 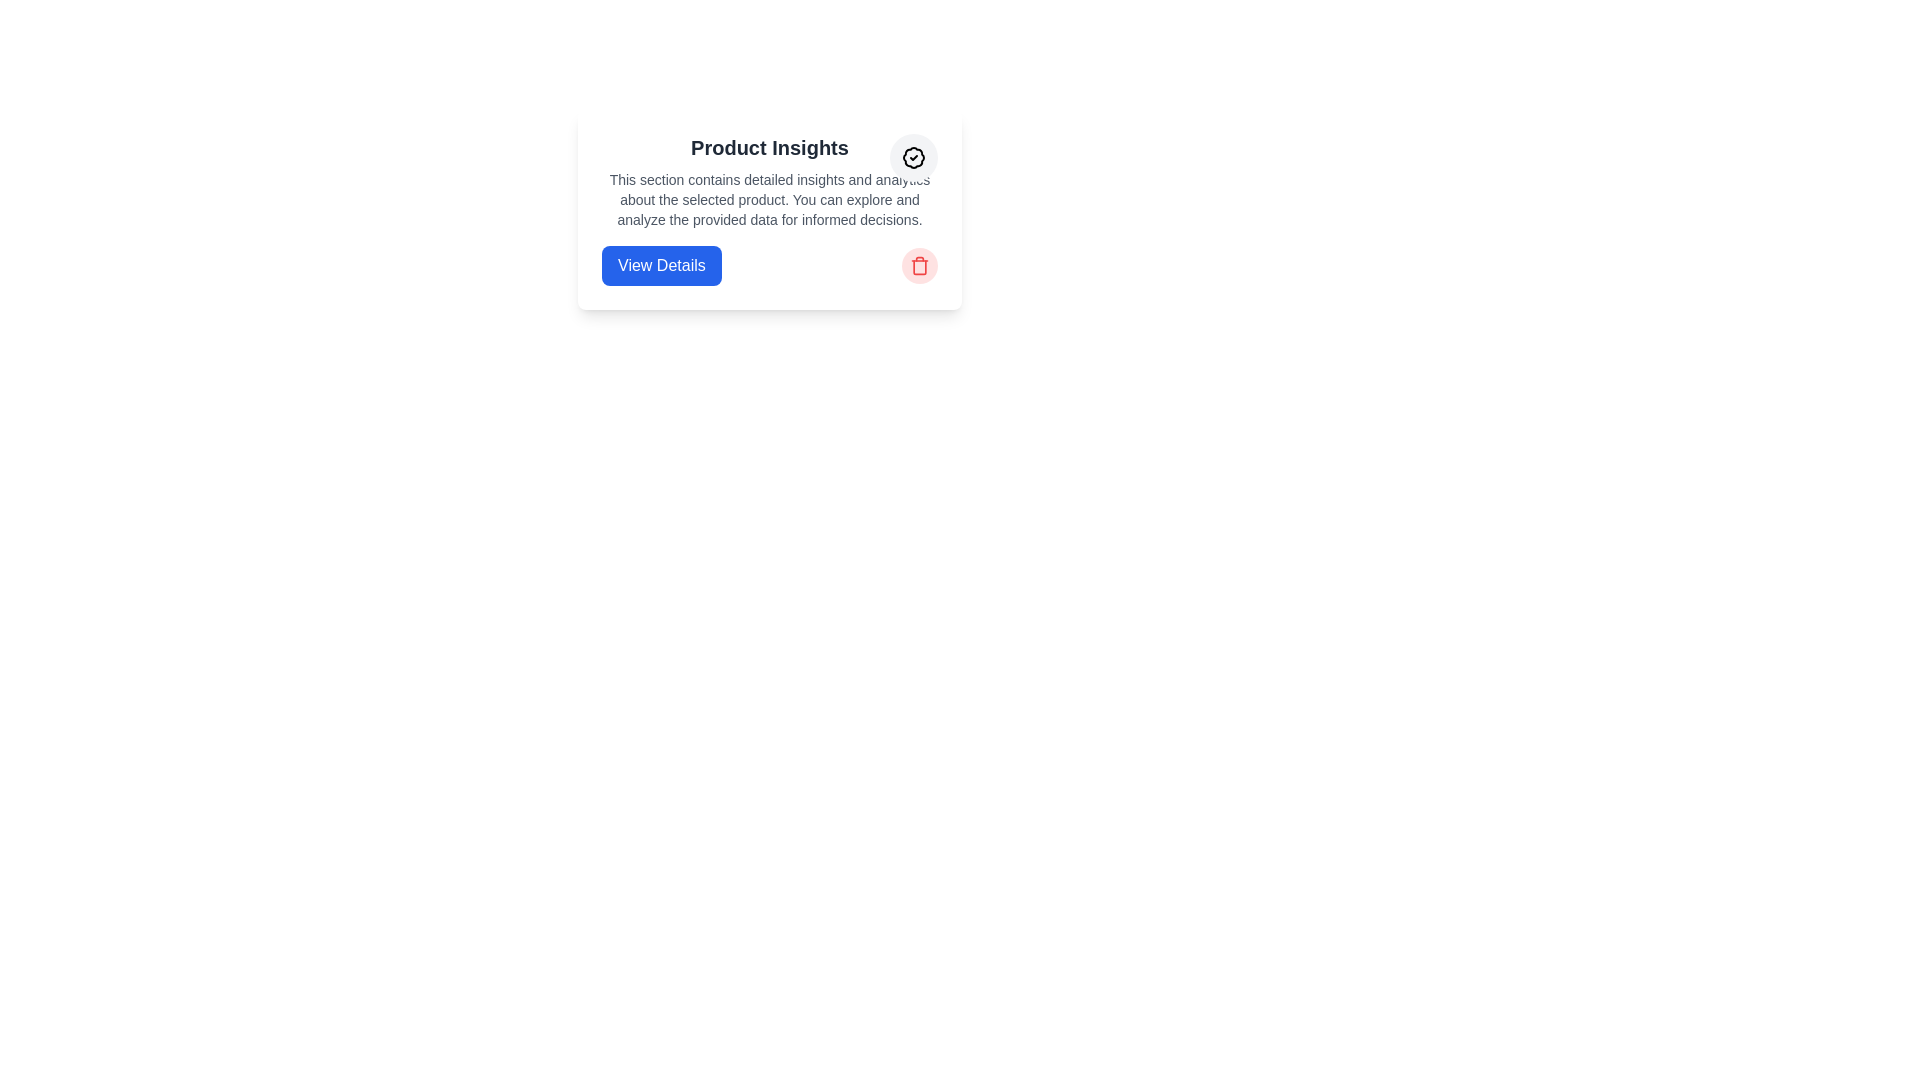 I want to click on the approval icon located in the top-right corner of the 'Product Insights' card, so click(x=912, y=157).